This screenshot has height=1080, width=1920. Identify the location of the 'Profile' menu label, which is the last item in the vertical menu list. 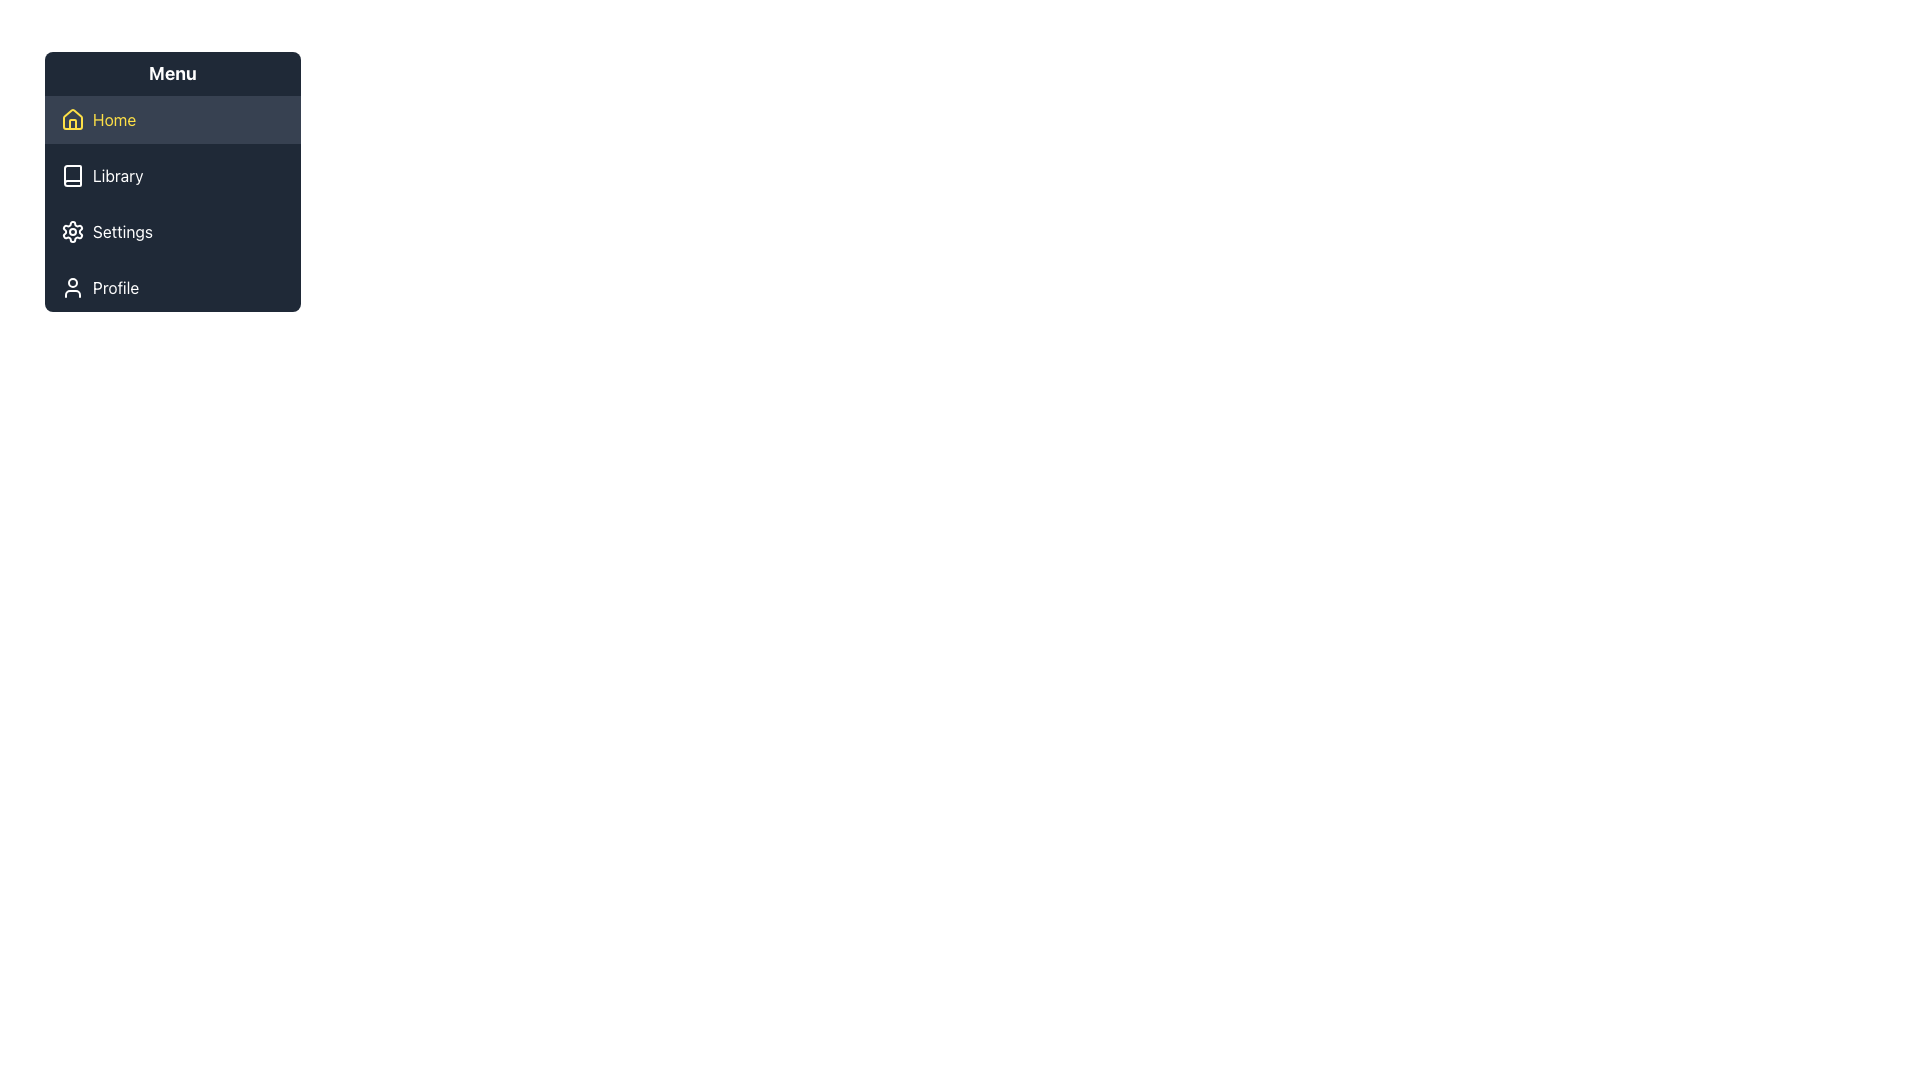
(115, 288).